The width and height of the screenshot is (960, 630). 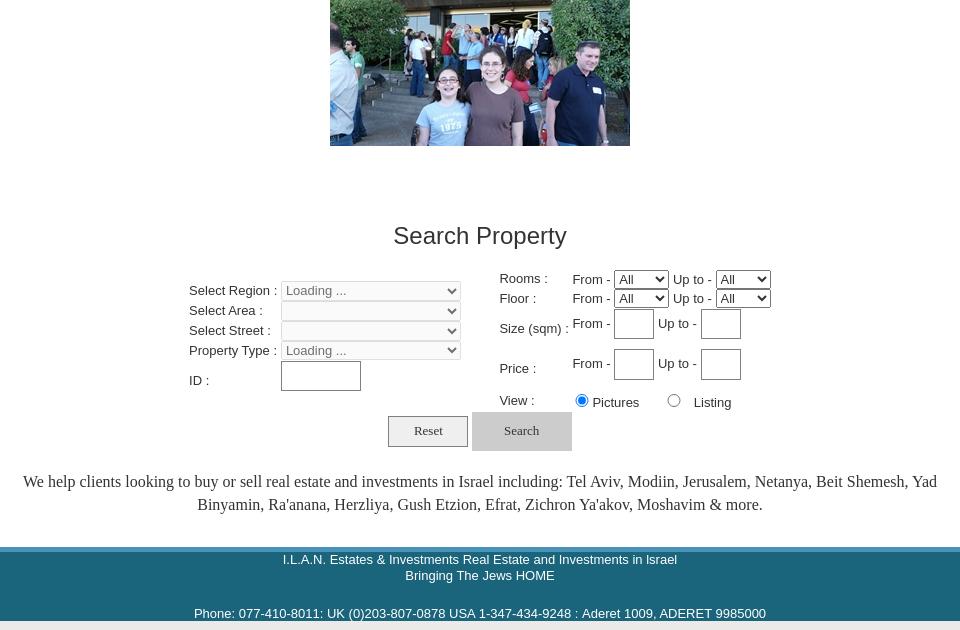 I want to click on 'Search Property', so click(x=479, y=234).